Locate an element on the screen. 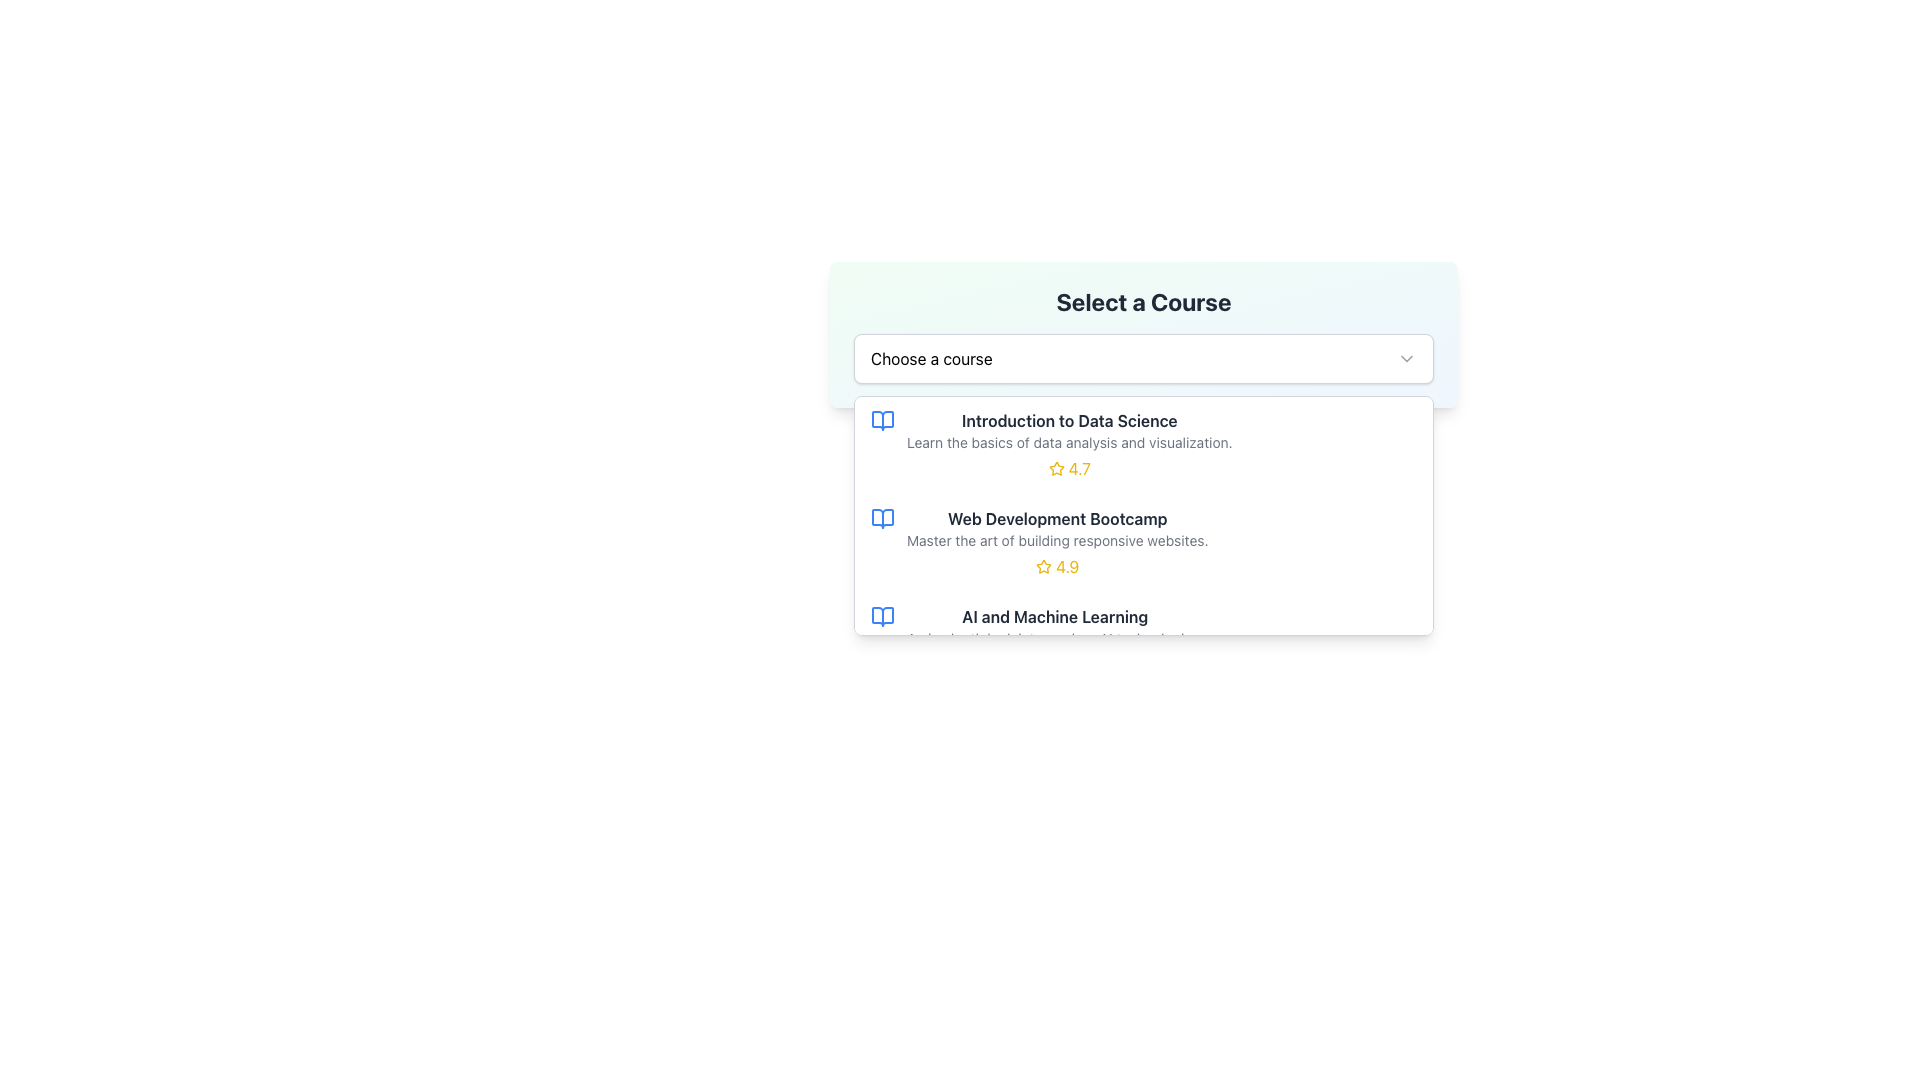 This screenshot has width=1920, height=1080. the blue outlined graphical book icon located next to the 'AI and Machine Learning' list item in the 'Select a Course' dropdown menu is located at coordinates (882, 616).